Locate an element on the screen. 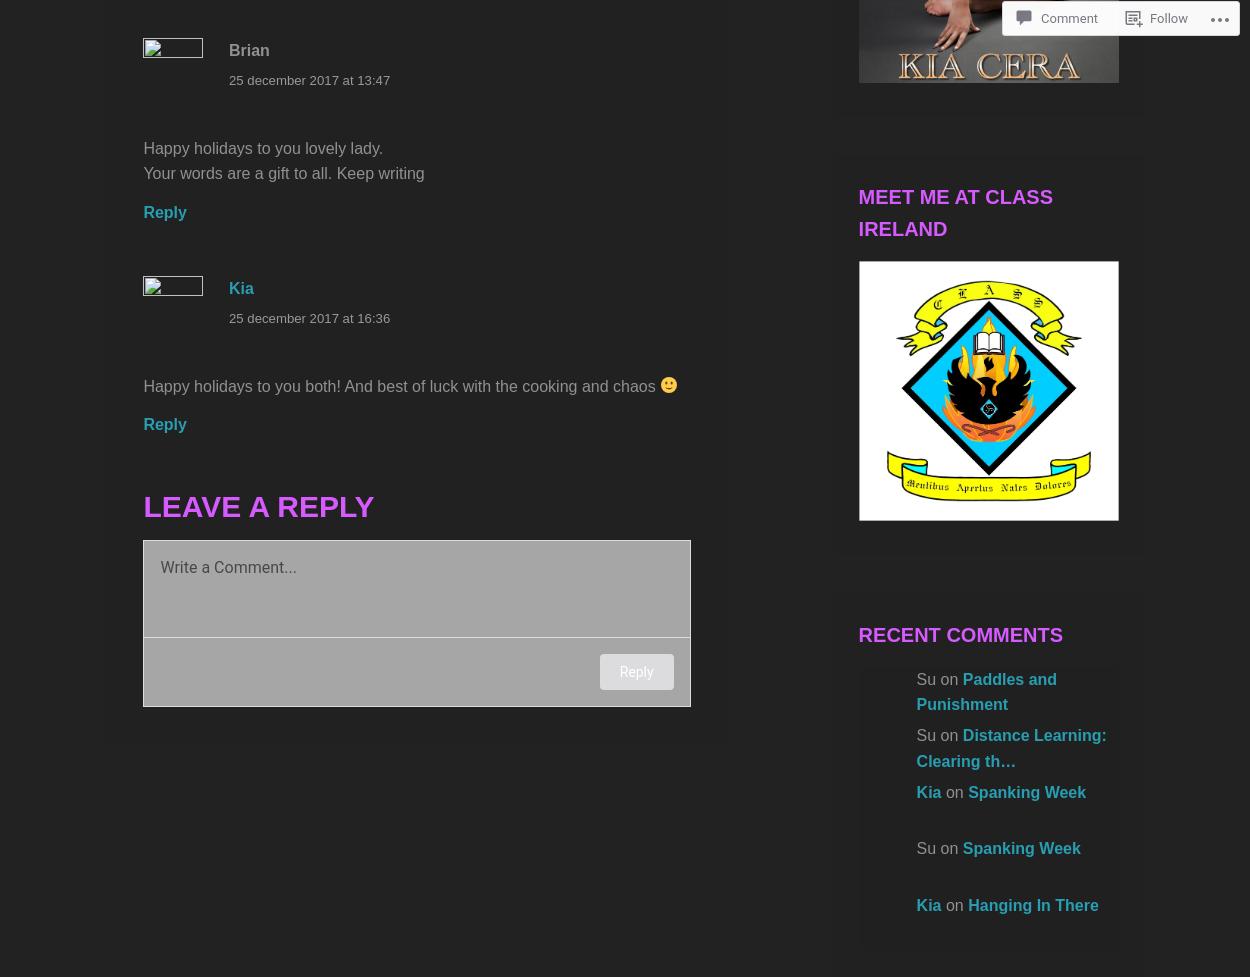  'Your words are a gift to all. Keep writing' is located at coordinates (283, 172).